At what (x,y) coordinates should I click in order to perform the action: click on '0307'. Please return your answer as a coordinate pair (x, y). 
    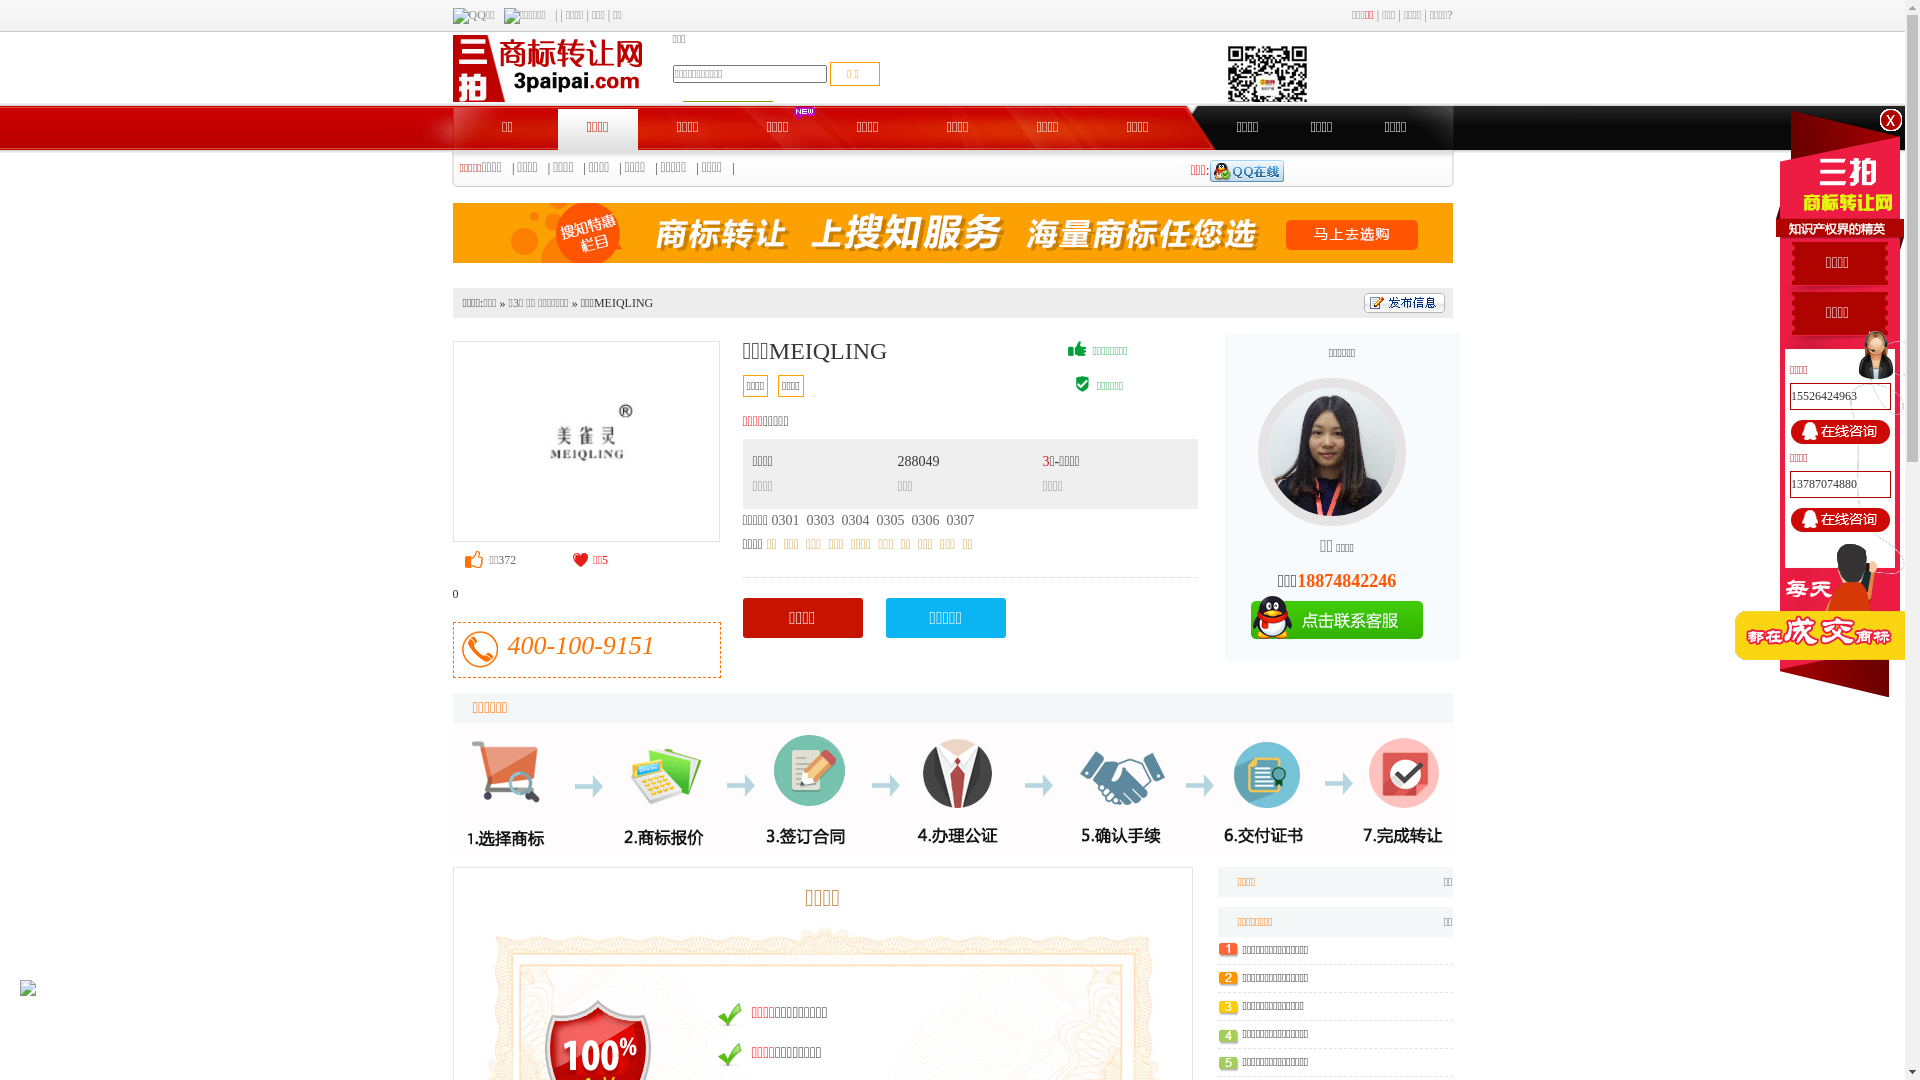
    Looking at the image, I should click on (960, 519).